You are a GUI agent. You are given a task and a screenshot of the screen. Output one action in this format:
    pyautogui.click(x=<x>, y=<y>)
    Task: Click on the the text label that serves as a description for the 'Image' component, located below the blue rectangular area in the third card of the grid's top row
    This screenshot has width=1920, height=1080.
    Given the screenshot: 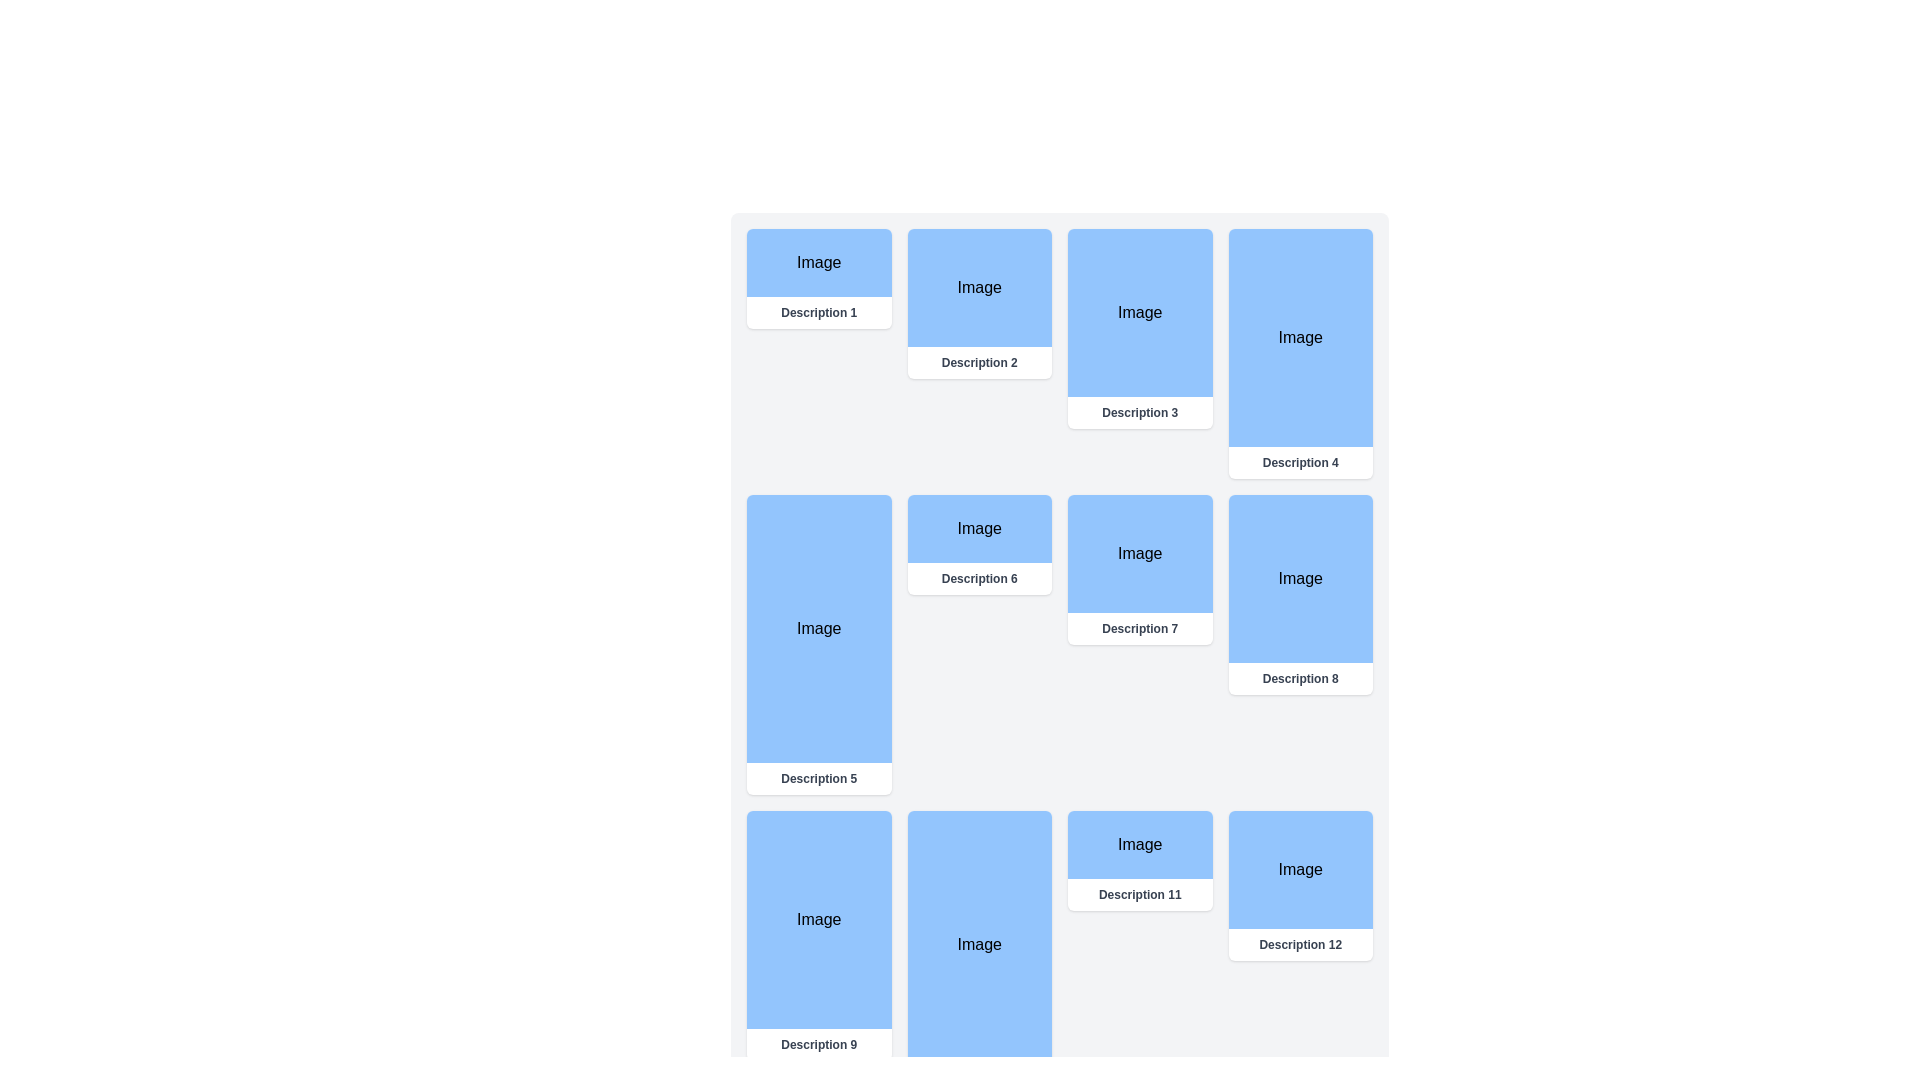 What is the action you would take?
    pyautogui.click(x=1140, y=411)
    